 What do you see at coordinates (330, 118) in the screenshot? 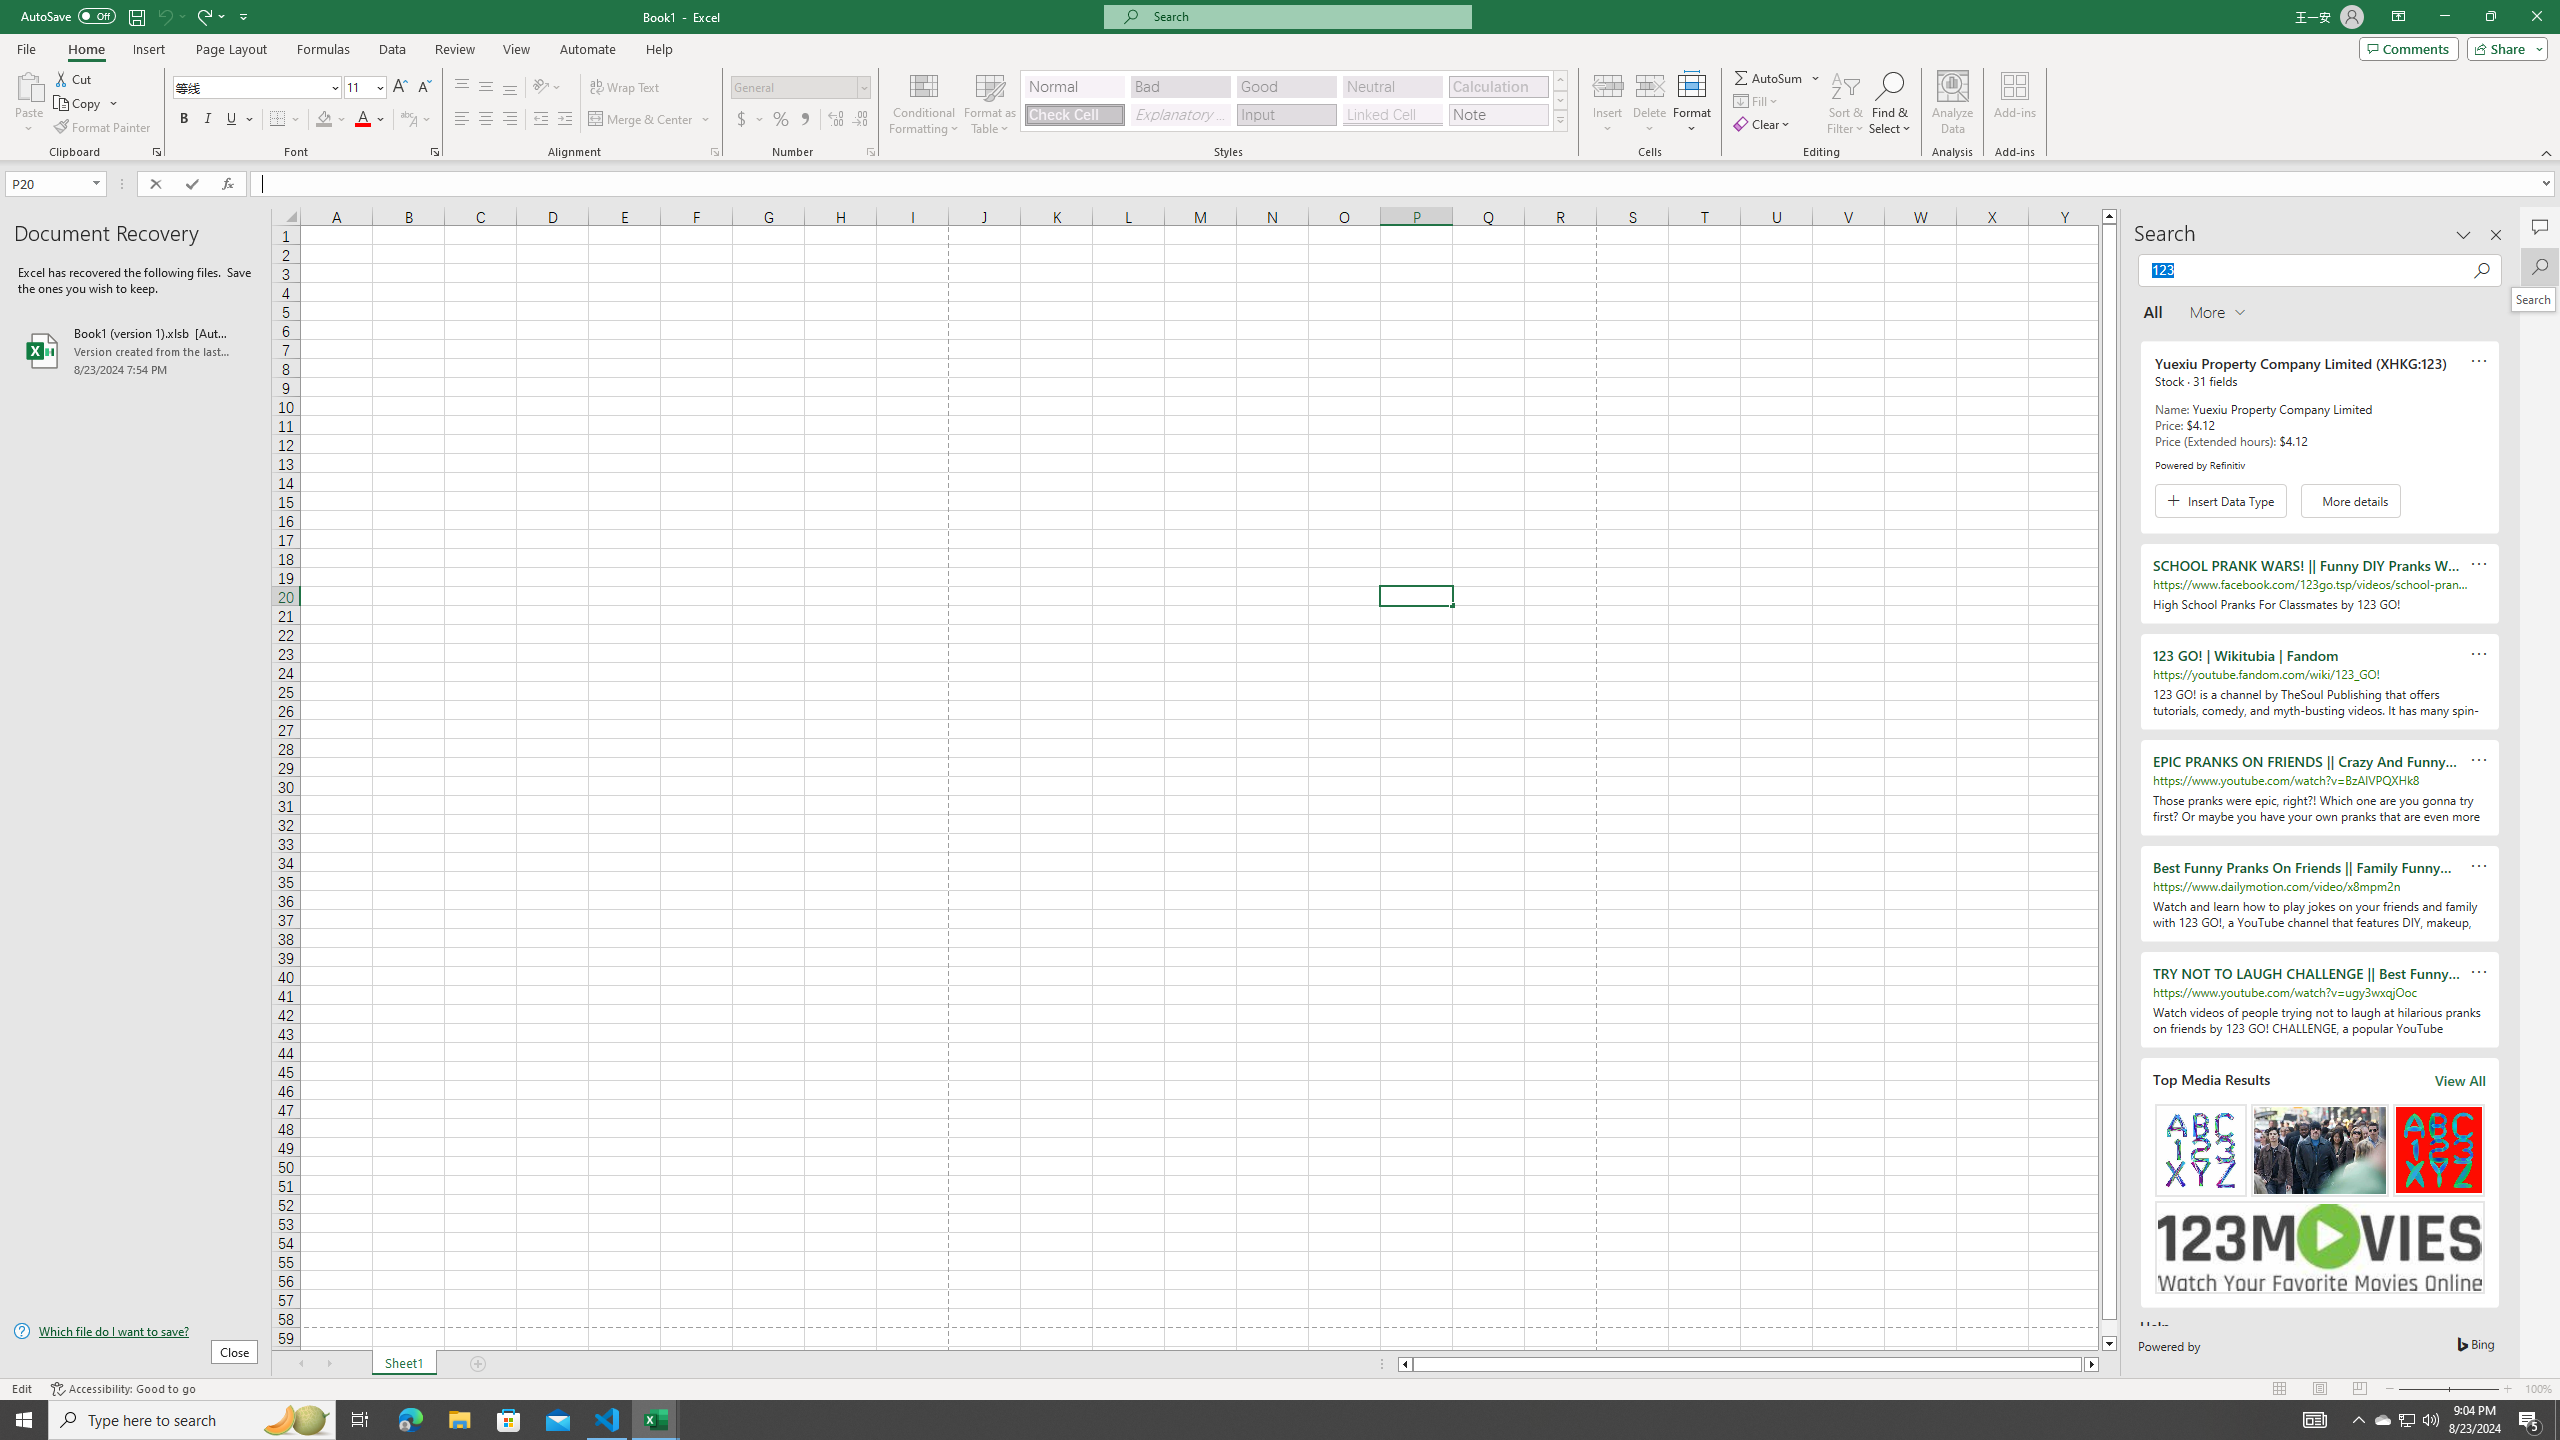
I see `'Fill Color'` at bounding box center [330, 118].